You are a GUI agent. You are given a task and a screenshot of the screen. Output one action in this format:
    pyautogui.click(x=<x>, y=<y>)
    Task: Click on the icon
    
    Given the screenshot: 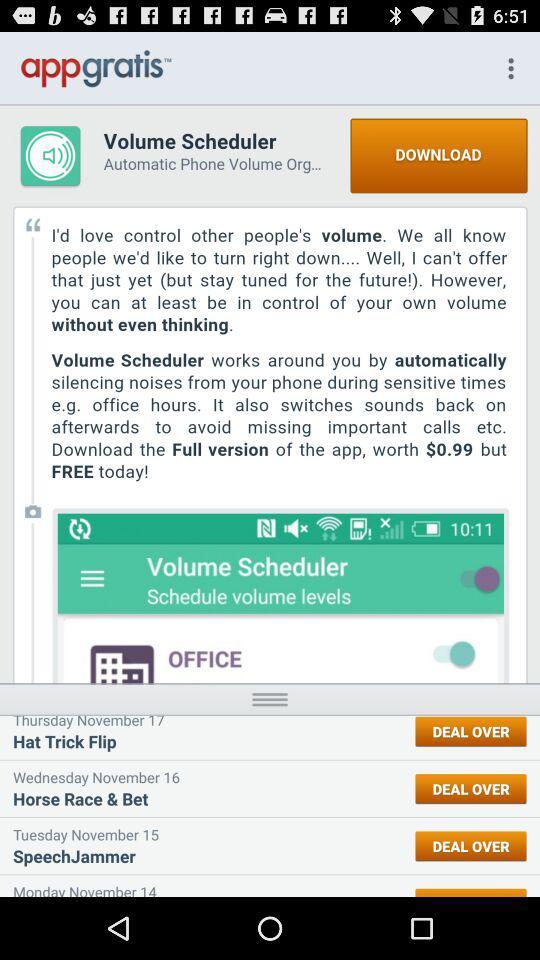 What is the action you would take?
    pyautogui.click(x=270, y=699)
    